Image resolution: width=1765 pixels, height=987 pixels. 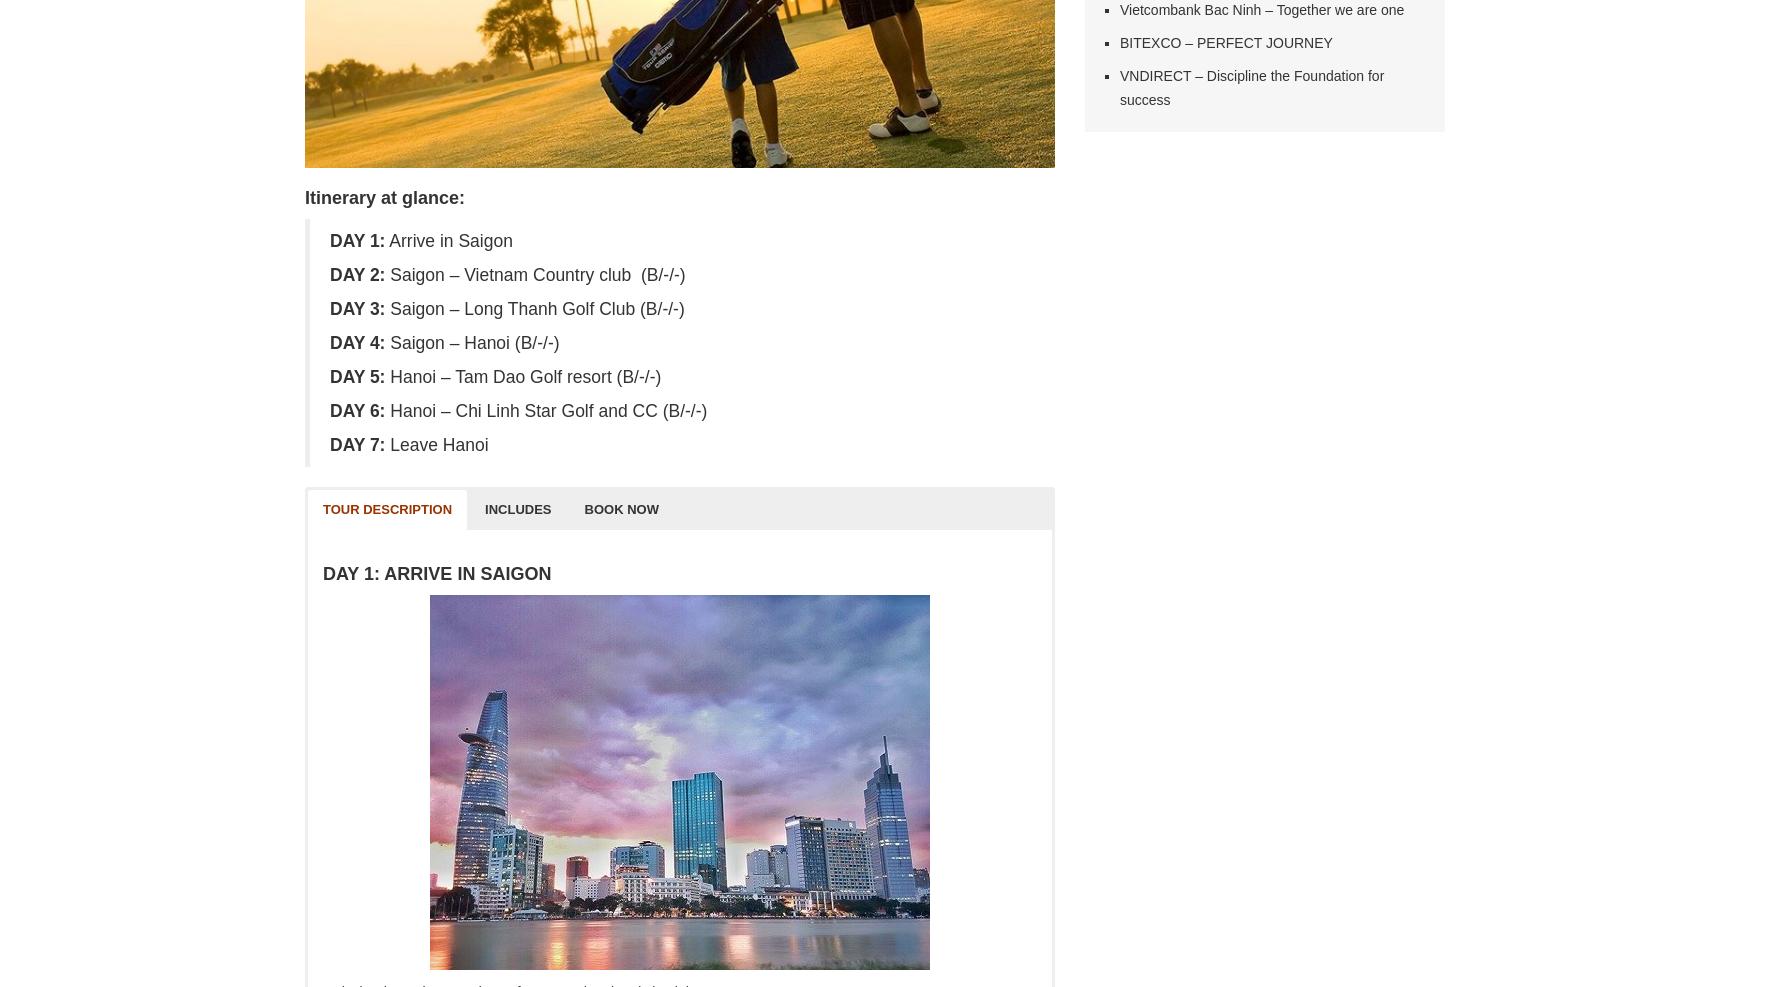 What do you see at coordinates (329, 274) in the screenshot?
I see `'DAY 2:'` at bounding box center [329, 274].